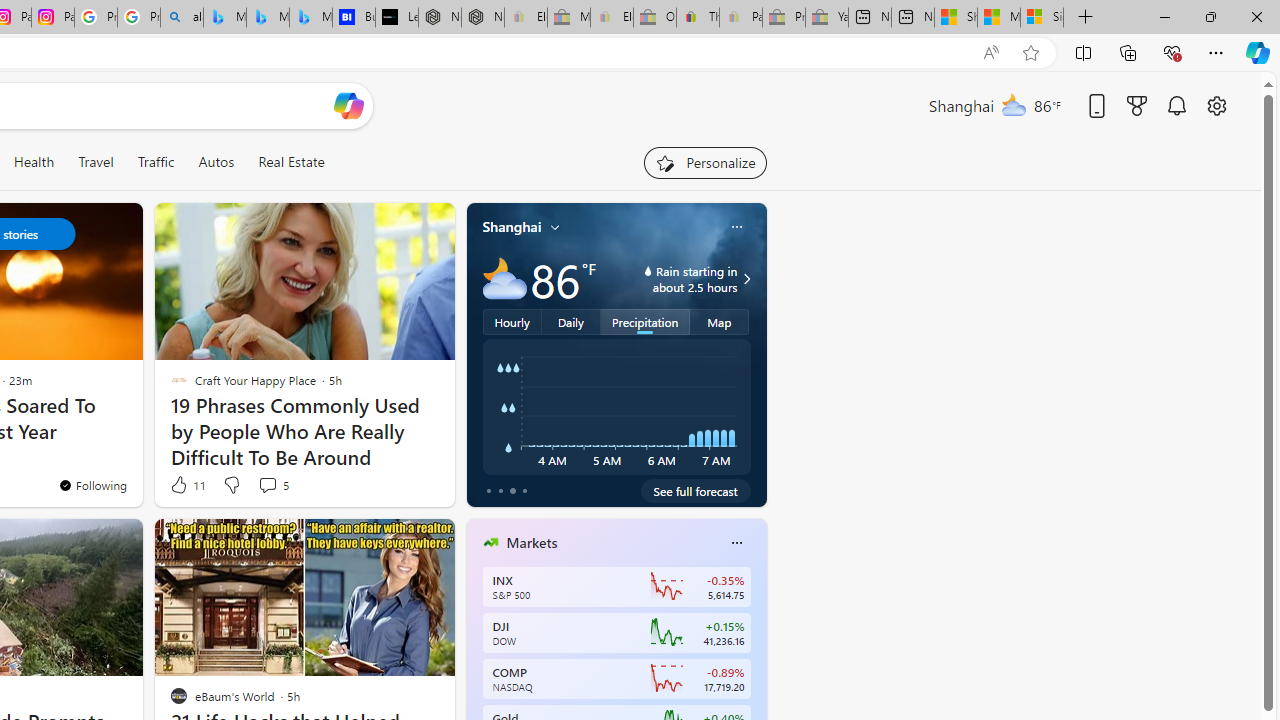  I want to click on 'Shanghai', so click(512, 226).